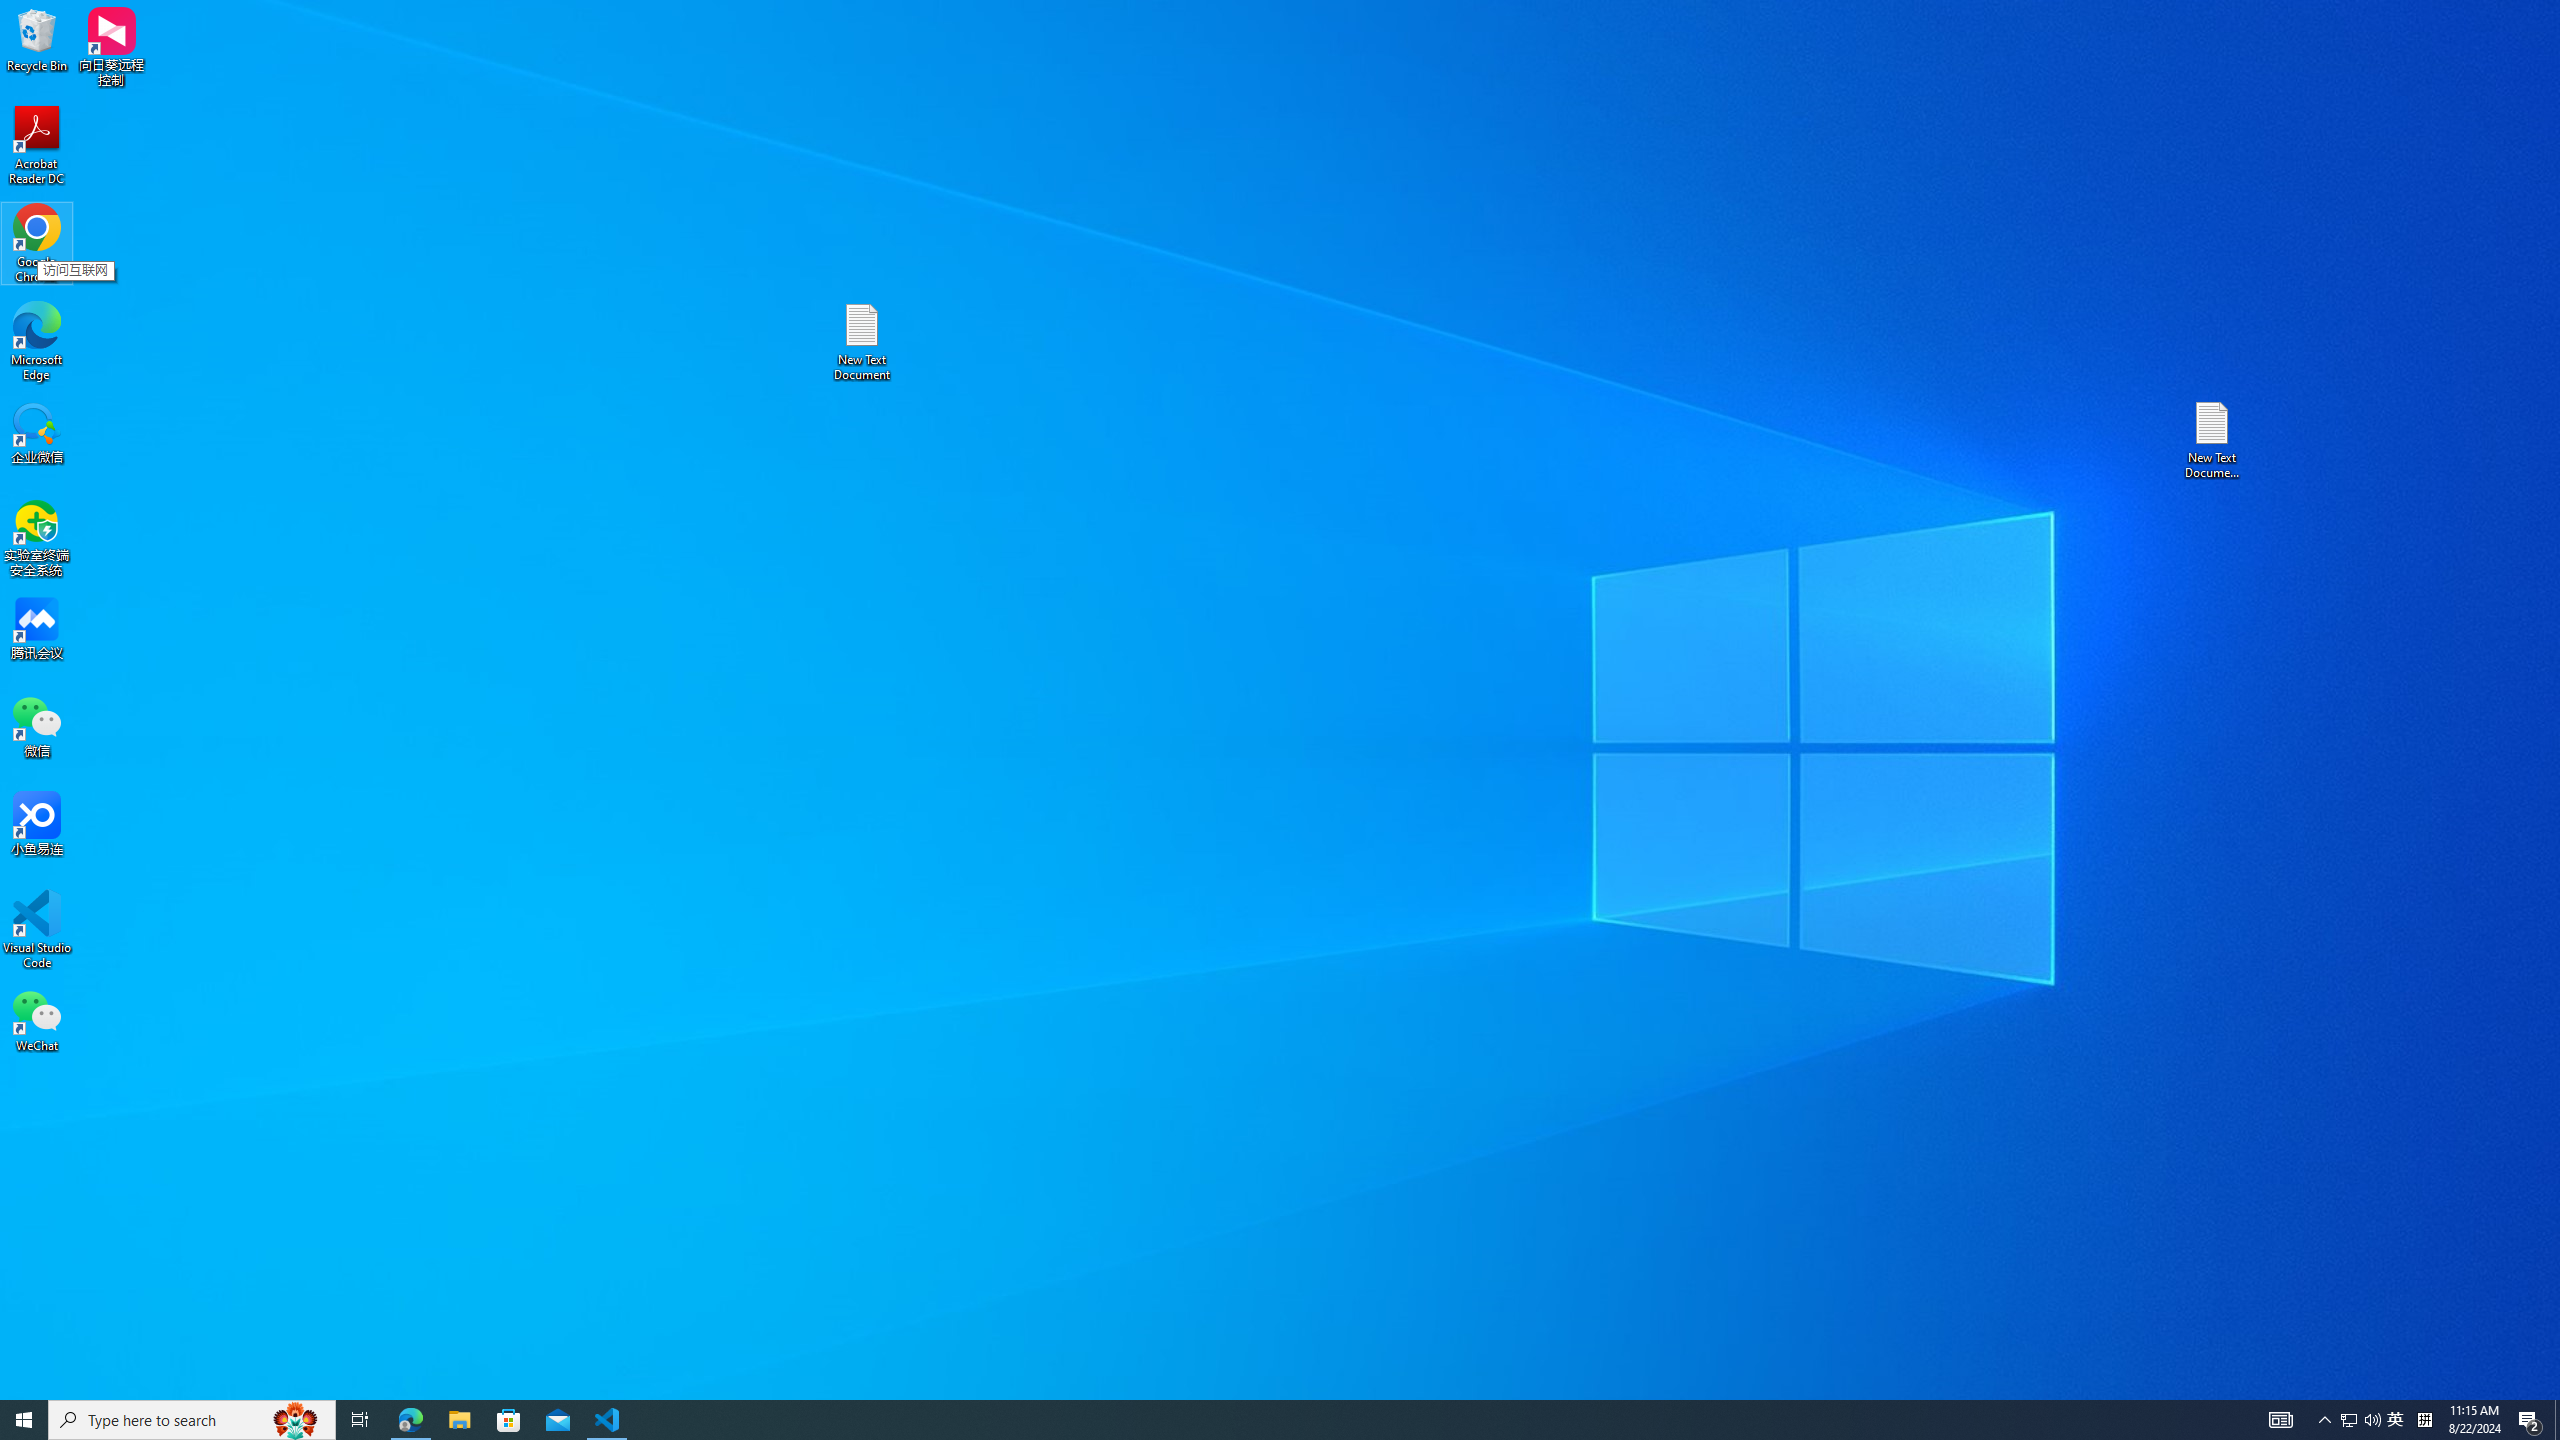  I want to click on 'Recycle Bin', so click(36, 38).